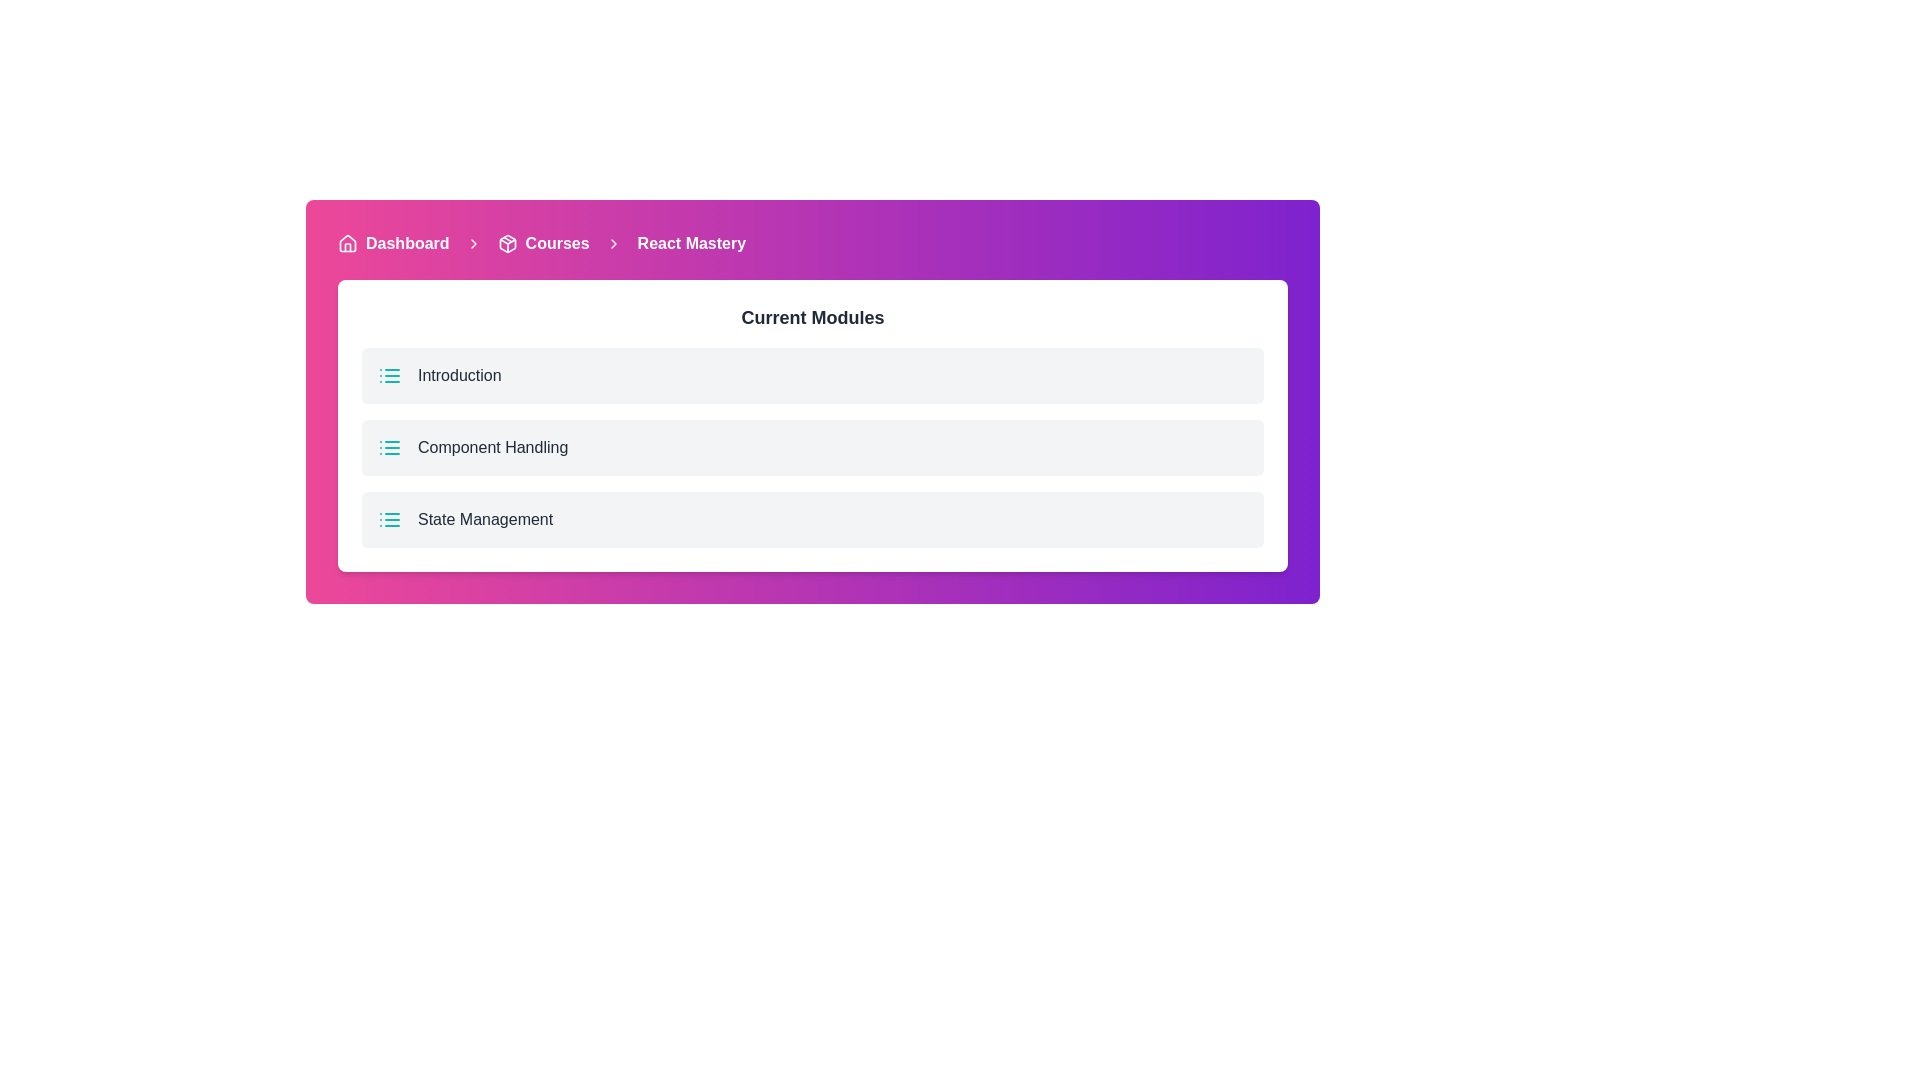 The width and height of the screenshot is (1920, 1080). Describe the element at coordinates (389, 446) in the screenshot. I see `the teal-stroke SVG icon representing a list in the 'Component Handling' module card within the 'Current Modules' section` at that location.